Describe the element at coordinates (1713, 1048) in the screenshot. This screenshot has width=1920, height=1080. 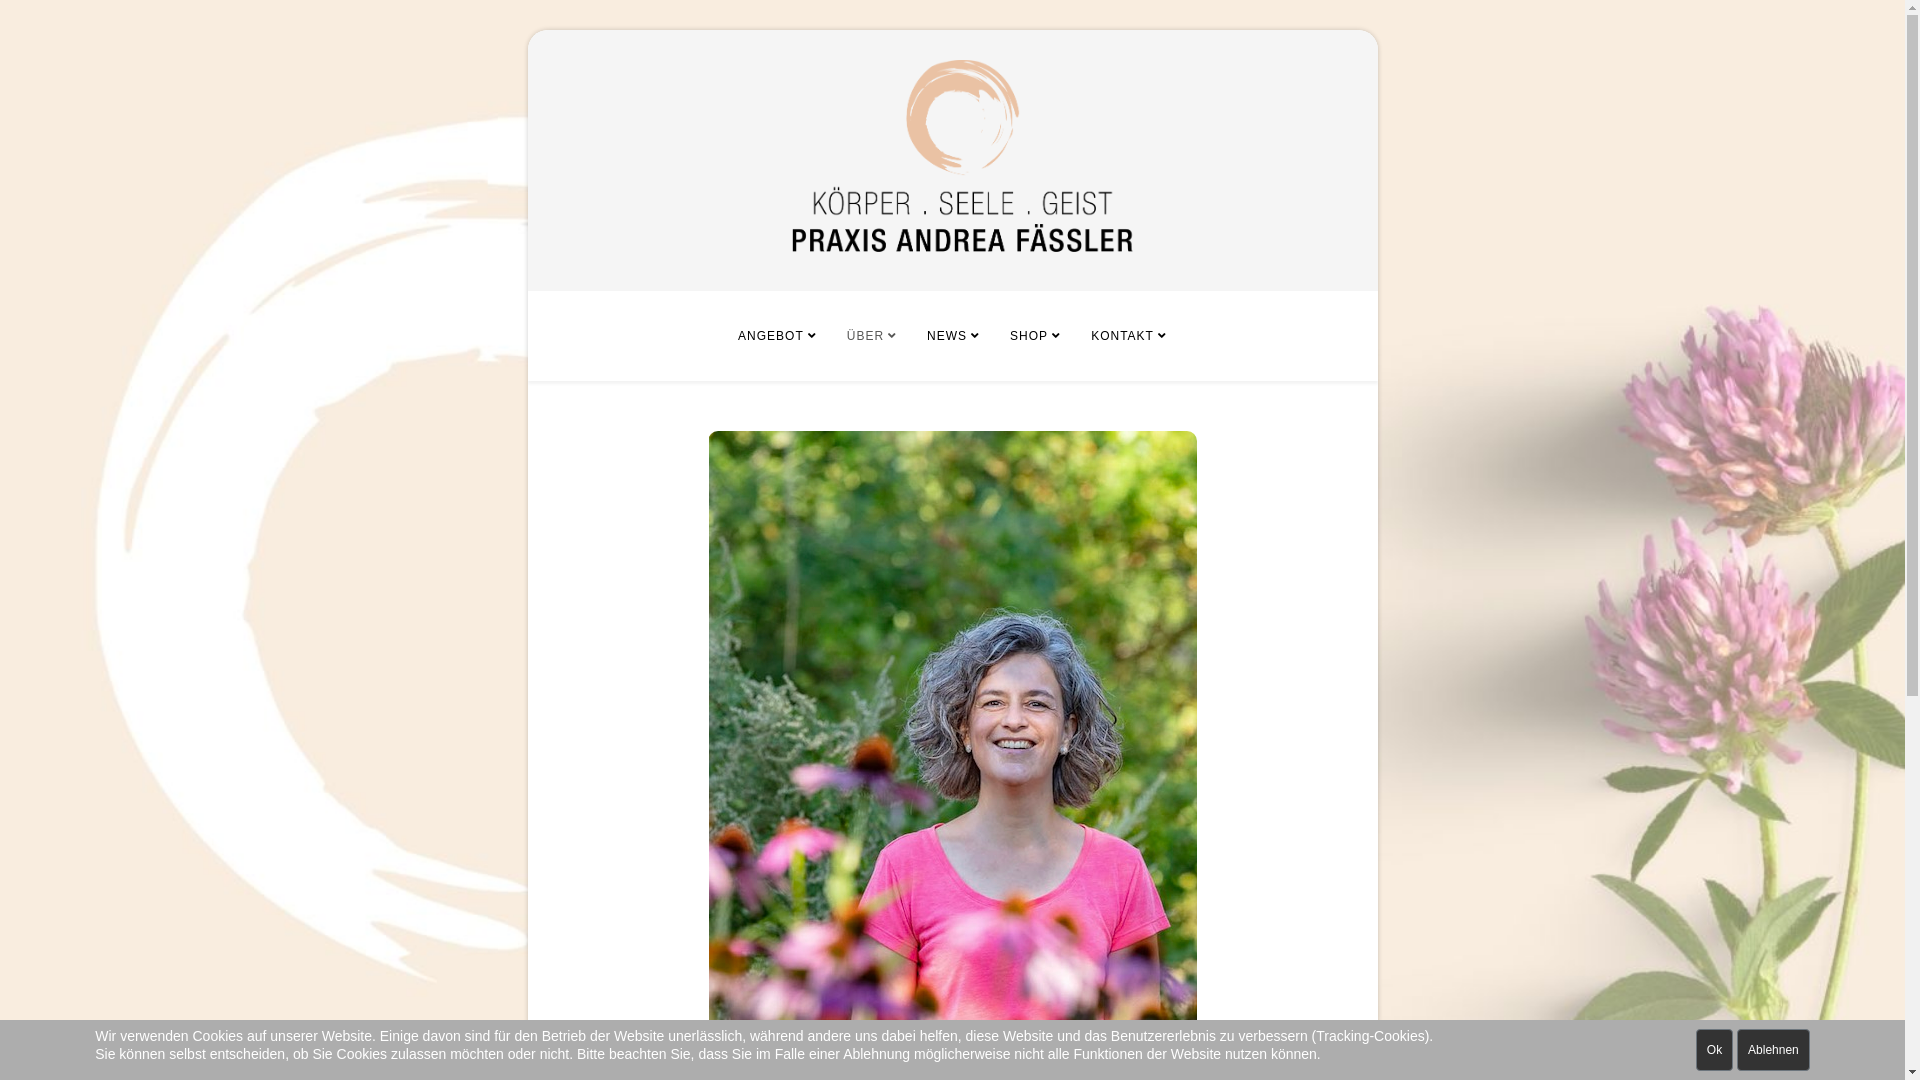
I see `'Ok'` at that location.